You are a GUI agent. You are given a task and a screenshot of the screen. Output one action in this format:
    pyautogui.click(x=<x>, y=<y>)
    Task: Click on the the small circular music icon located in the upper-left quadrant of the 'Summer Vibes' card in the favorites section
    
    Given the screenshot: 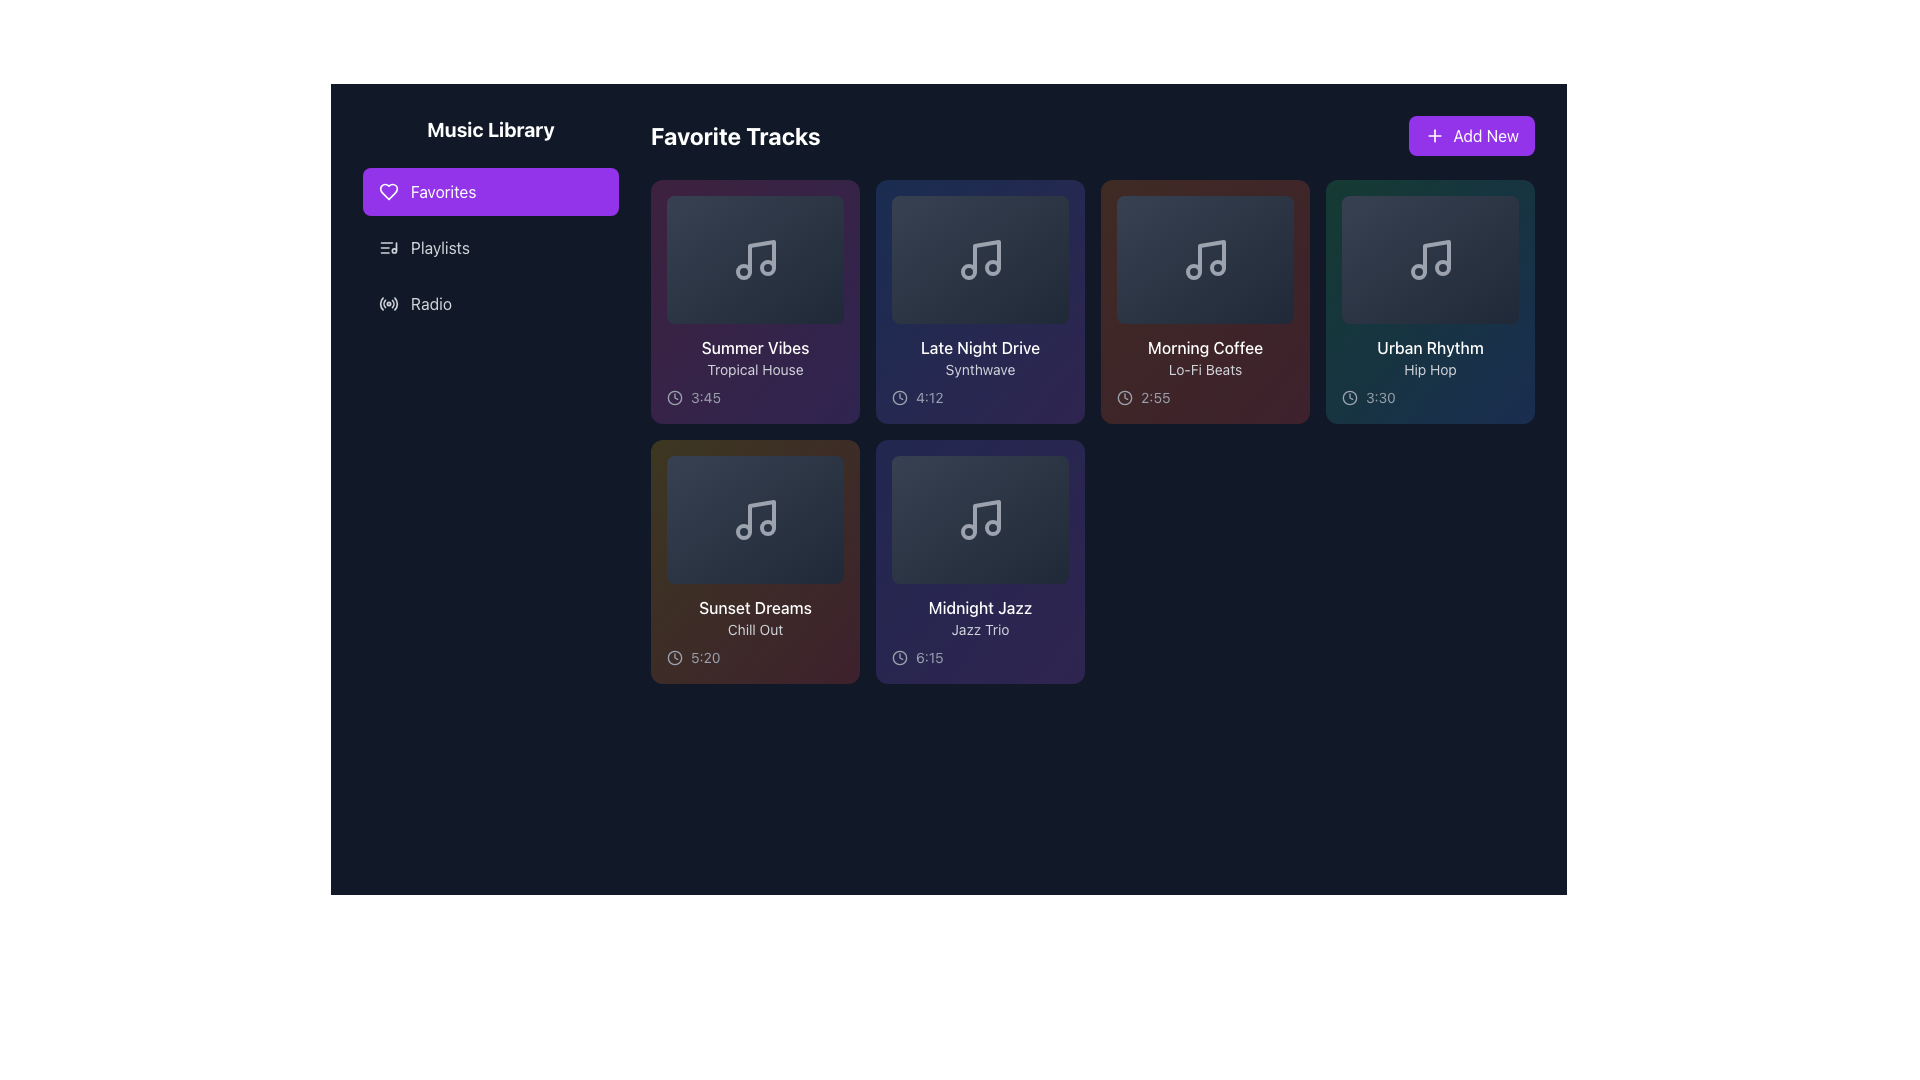 What is the action you would take?
    pyautogui.click(x=742, y=272)
    